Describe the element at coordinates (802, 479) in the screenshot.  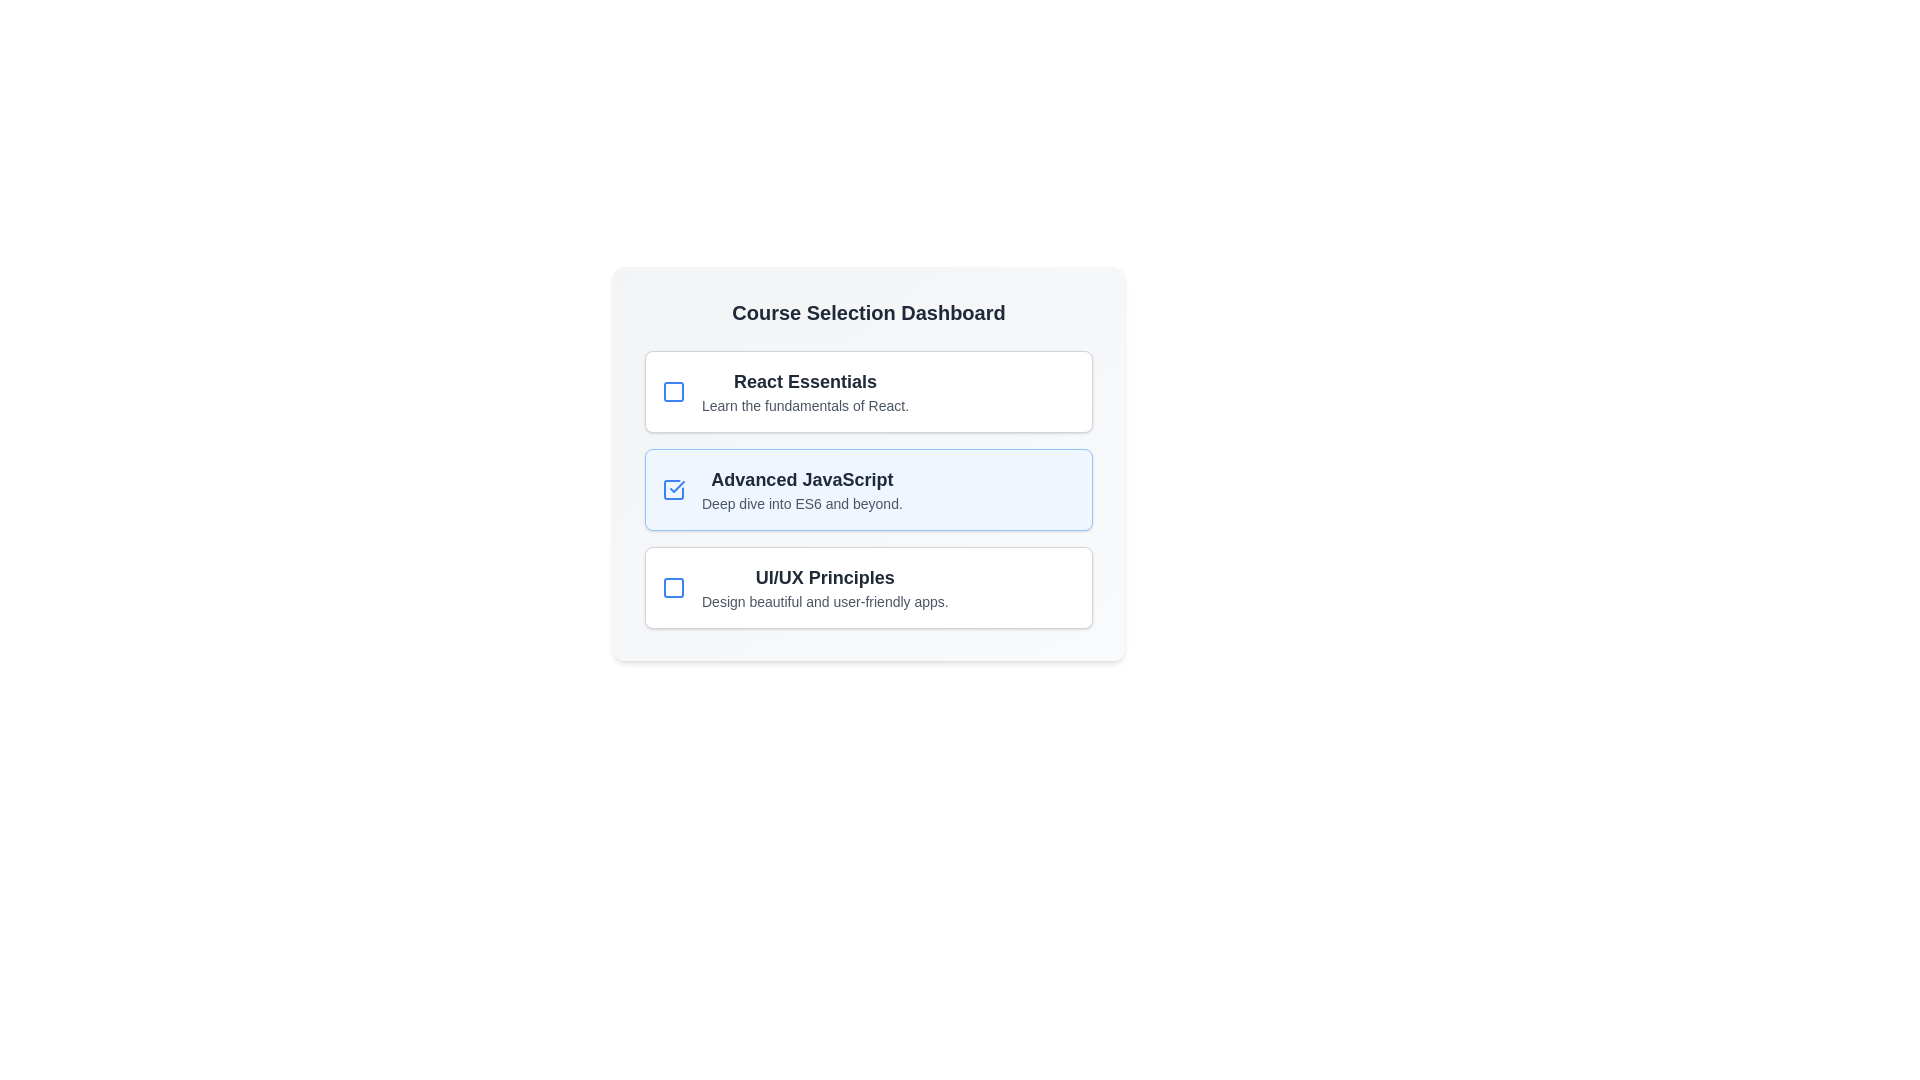
I see `the text label for the course option 'Advanced JavaScript', which is positioned in the center column of the interface, below 'React Essentials' and above 'UI/UX Principles'` at that location.